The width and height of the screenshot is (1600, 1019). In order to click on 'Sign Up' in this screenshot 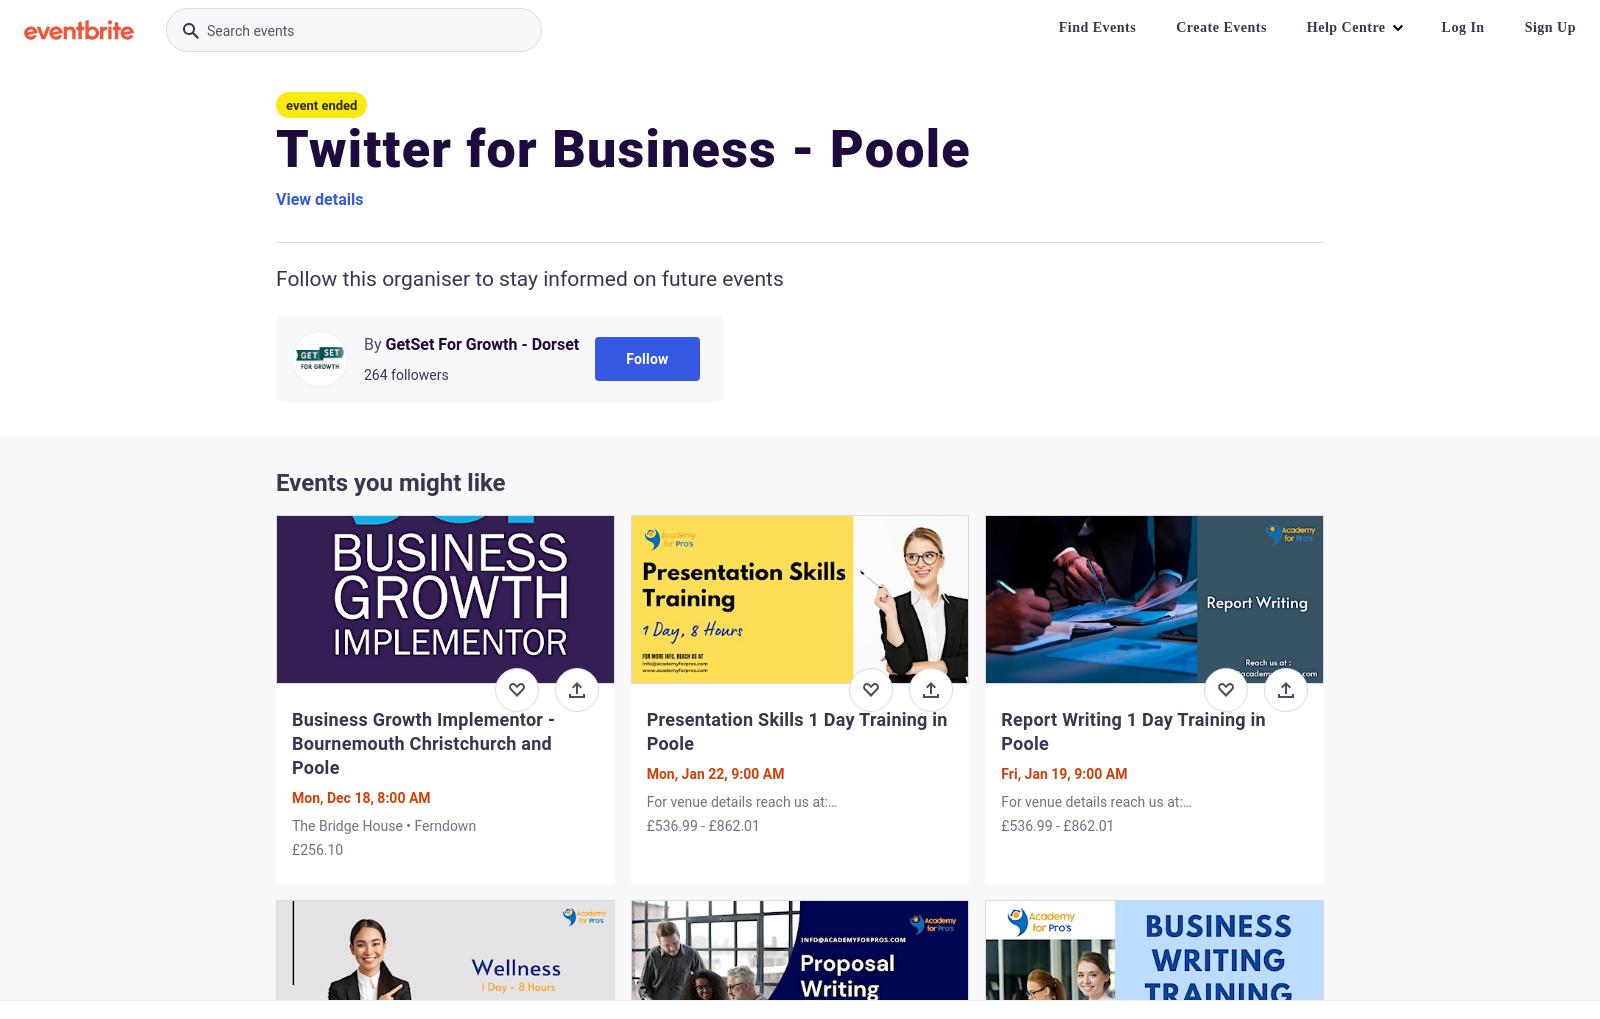, I will do `click(1550, 26)`.